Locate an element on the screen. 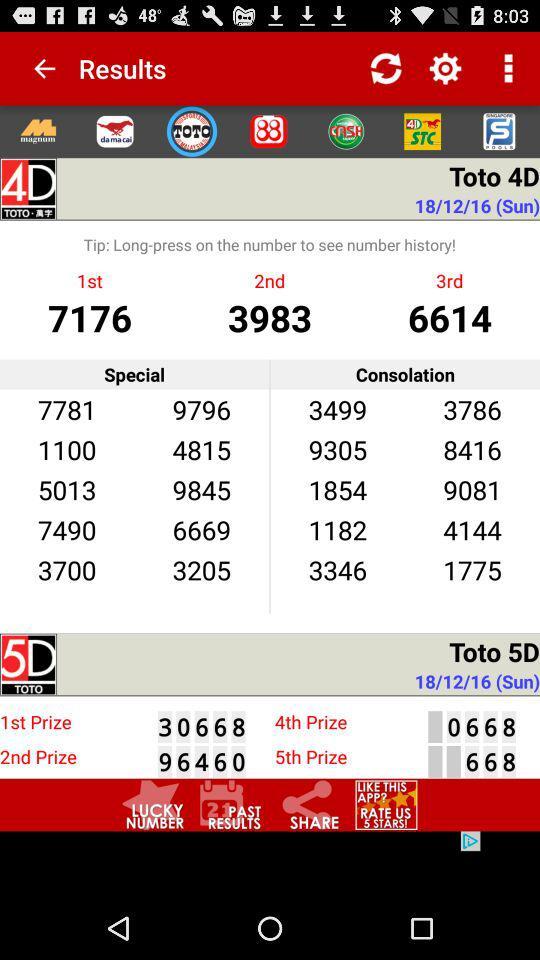  advertisement is located at coordinates (270, 863).